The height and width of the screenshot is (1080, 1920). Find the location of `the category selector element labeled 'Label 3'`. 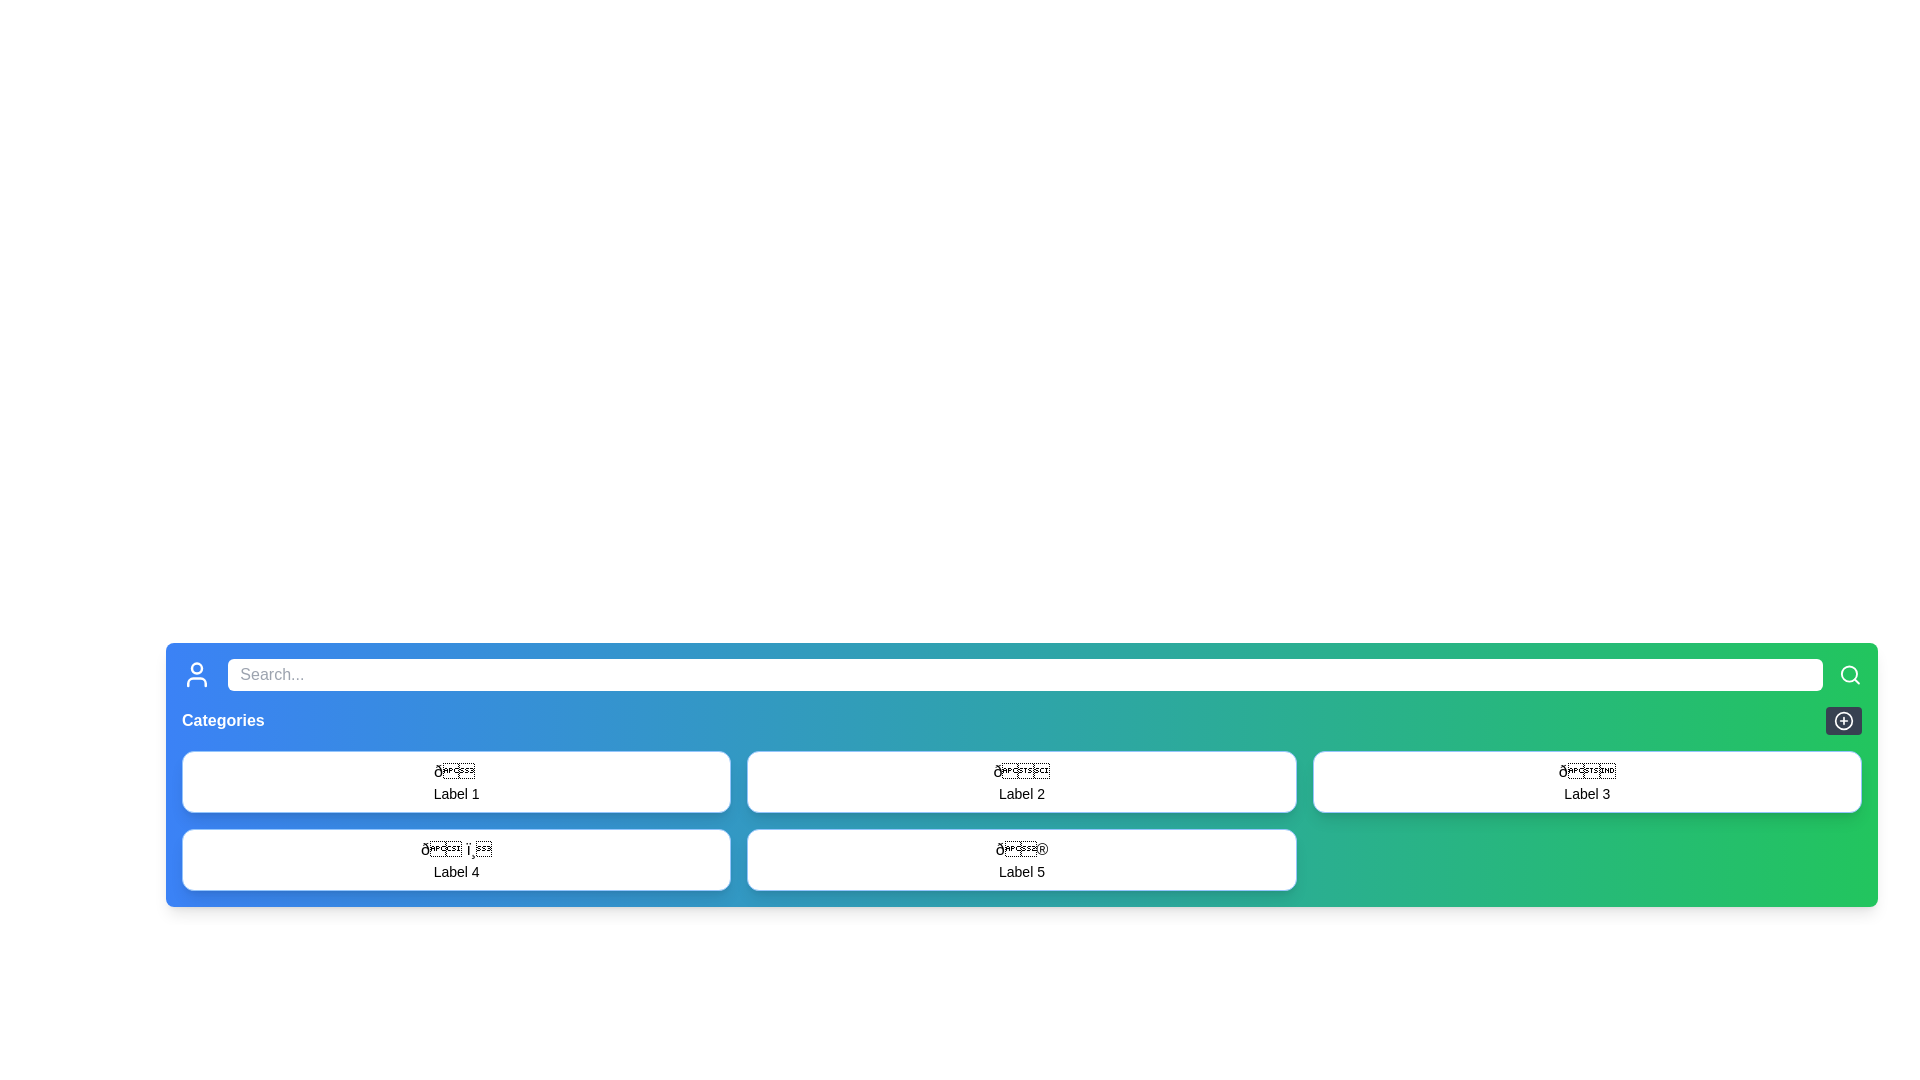

the category selector element labeled 'Label 3' is located at coordinates (1586, 781).